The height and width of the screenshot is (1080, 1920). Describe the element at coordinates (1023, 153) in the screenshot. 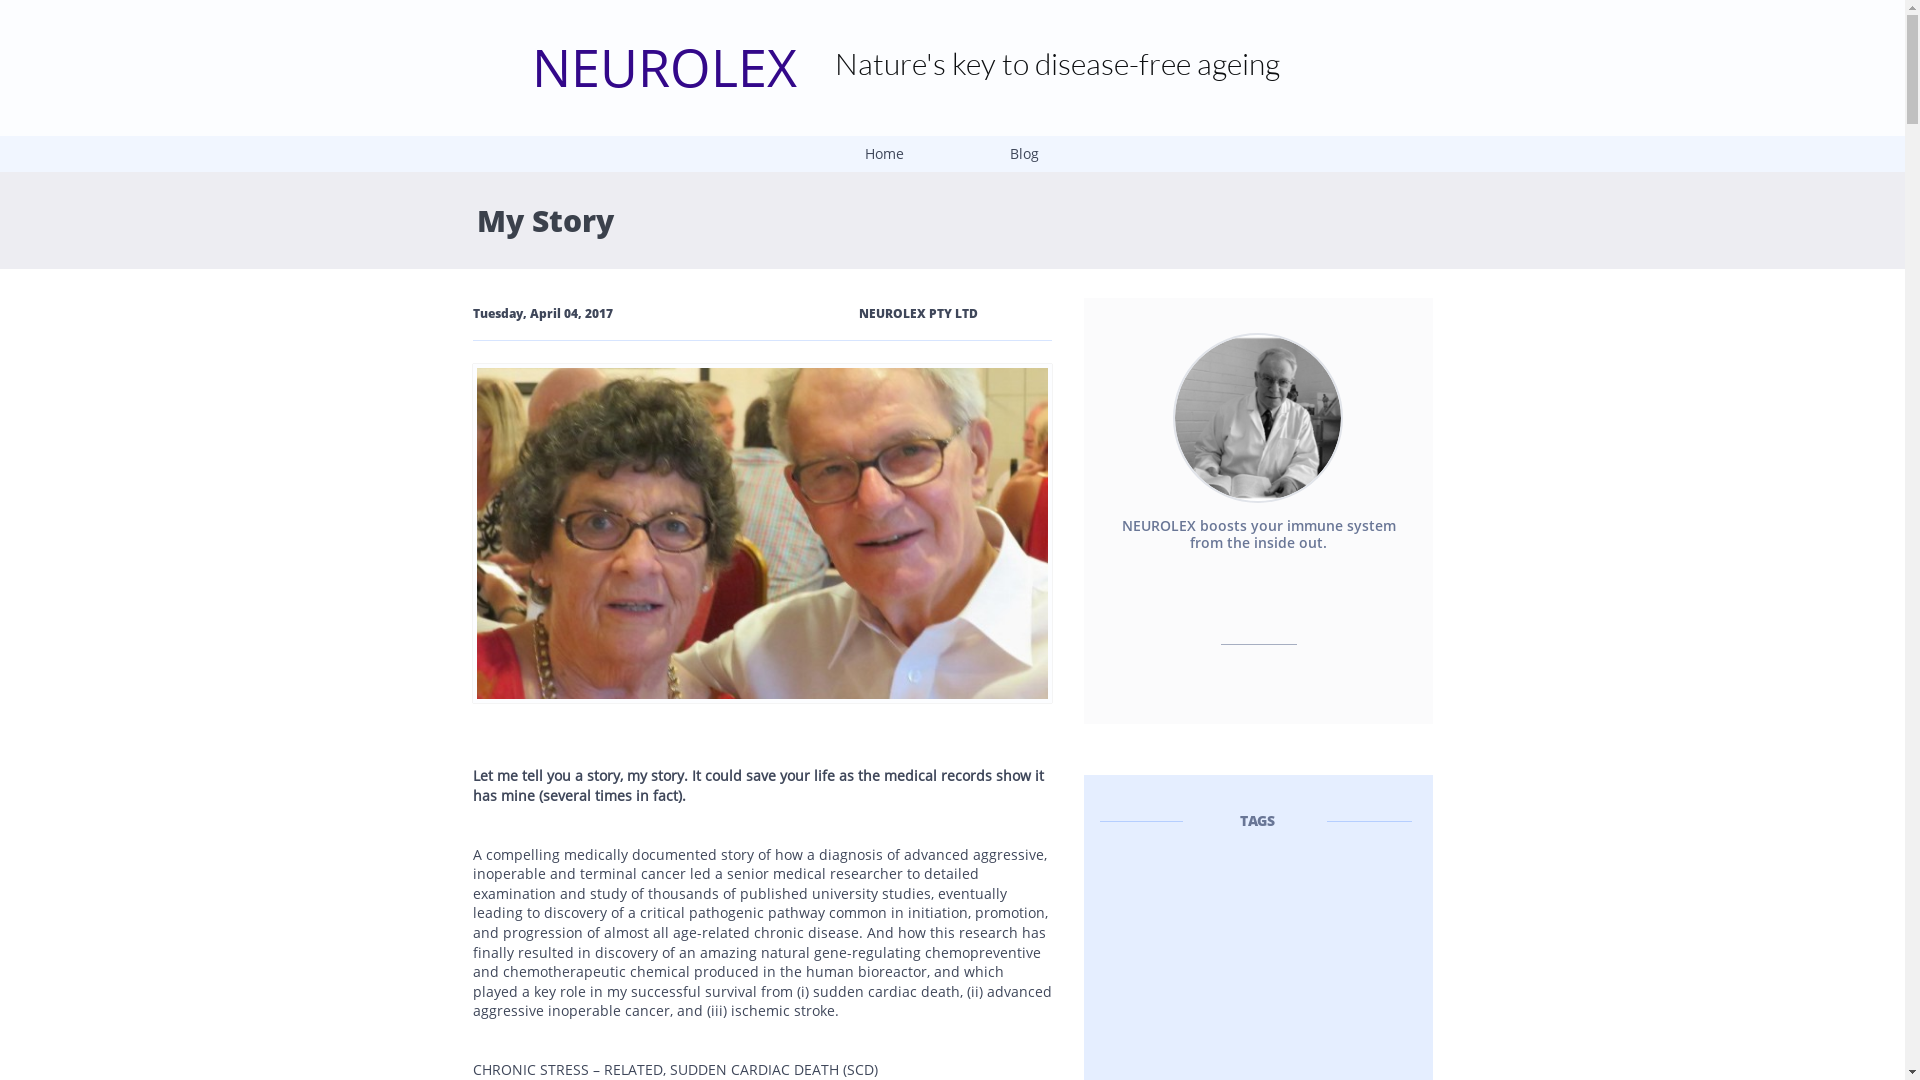

I see `'Blog'` at that location.